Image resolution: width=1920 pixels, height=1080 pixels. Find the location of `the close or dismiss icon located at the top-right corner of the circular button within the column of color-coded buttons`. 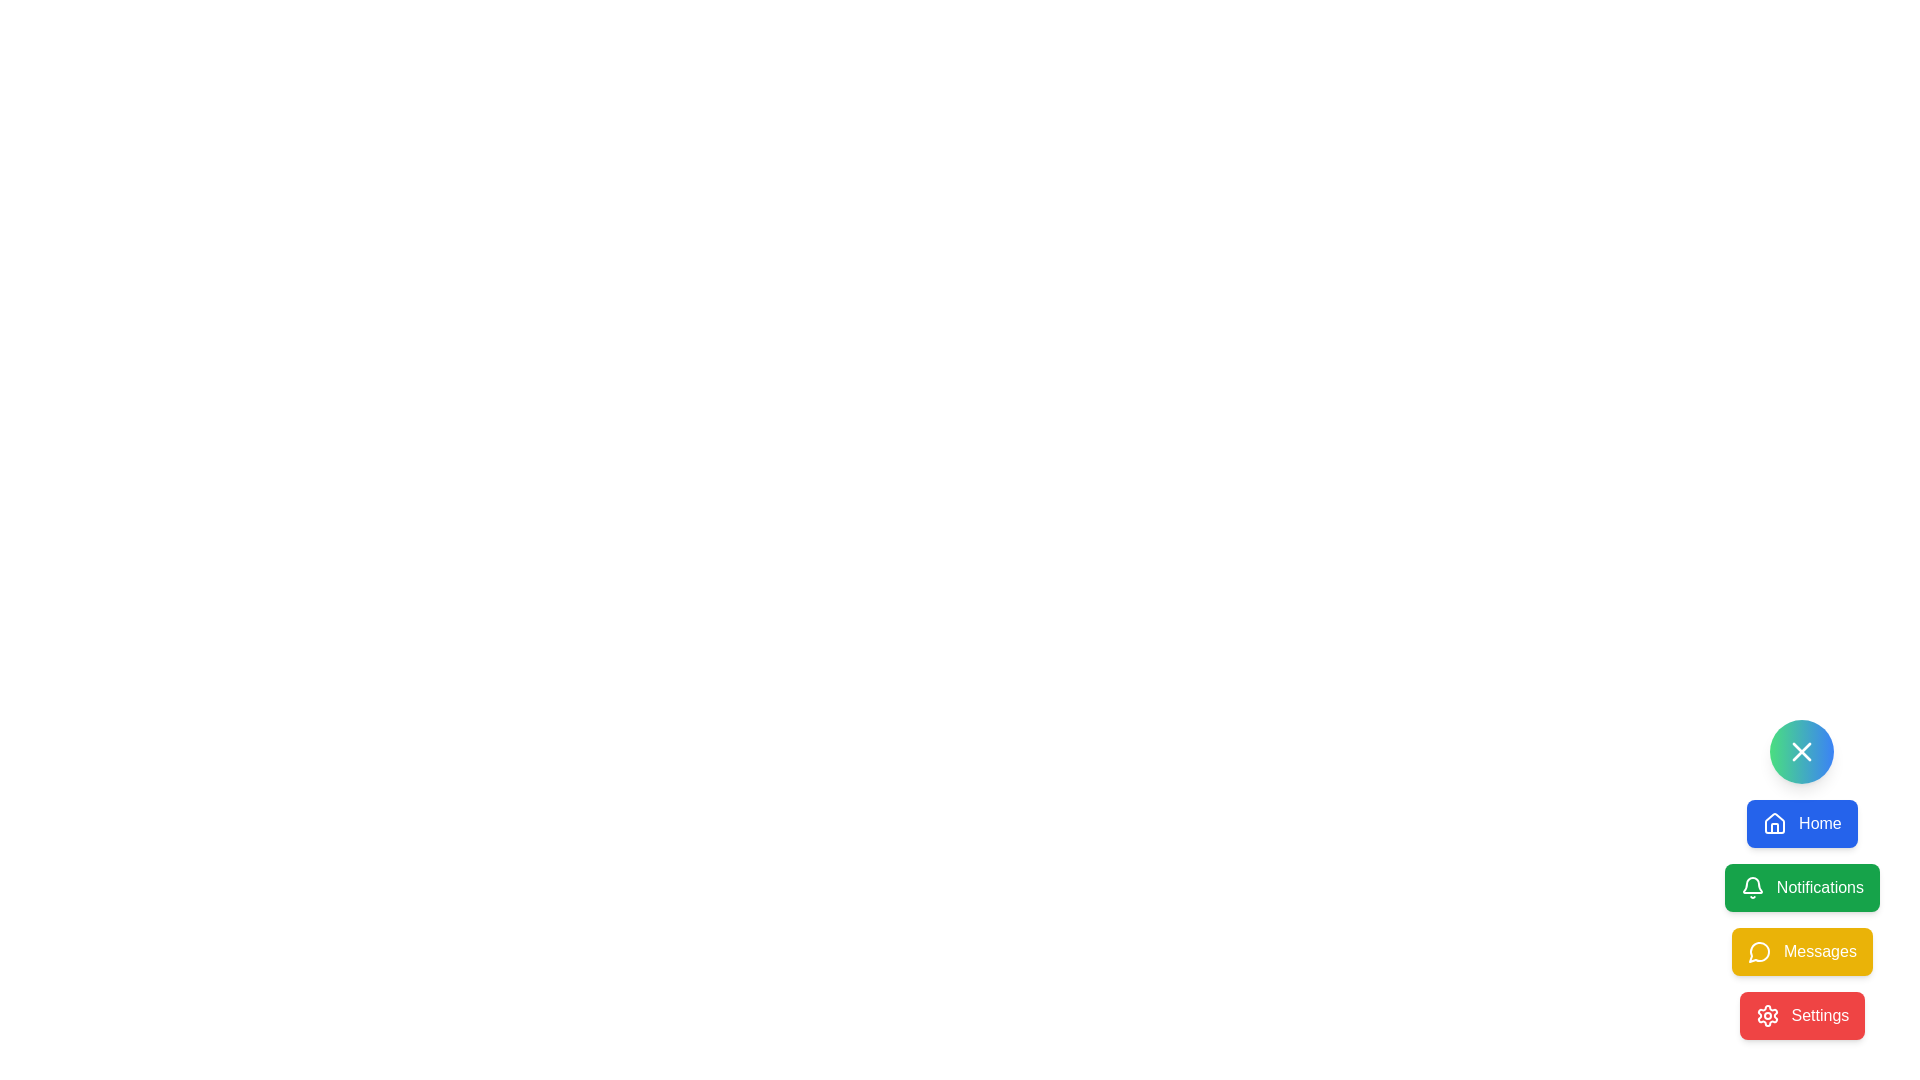

the close or dismiss icon located at the top-right corner of the circular button within the column of color-coded buttons is located at coordinates (1802, 752).